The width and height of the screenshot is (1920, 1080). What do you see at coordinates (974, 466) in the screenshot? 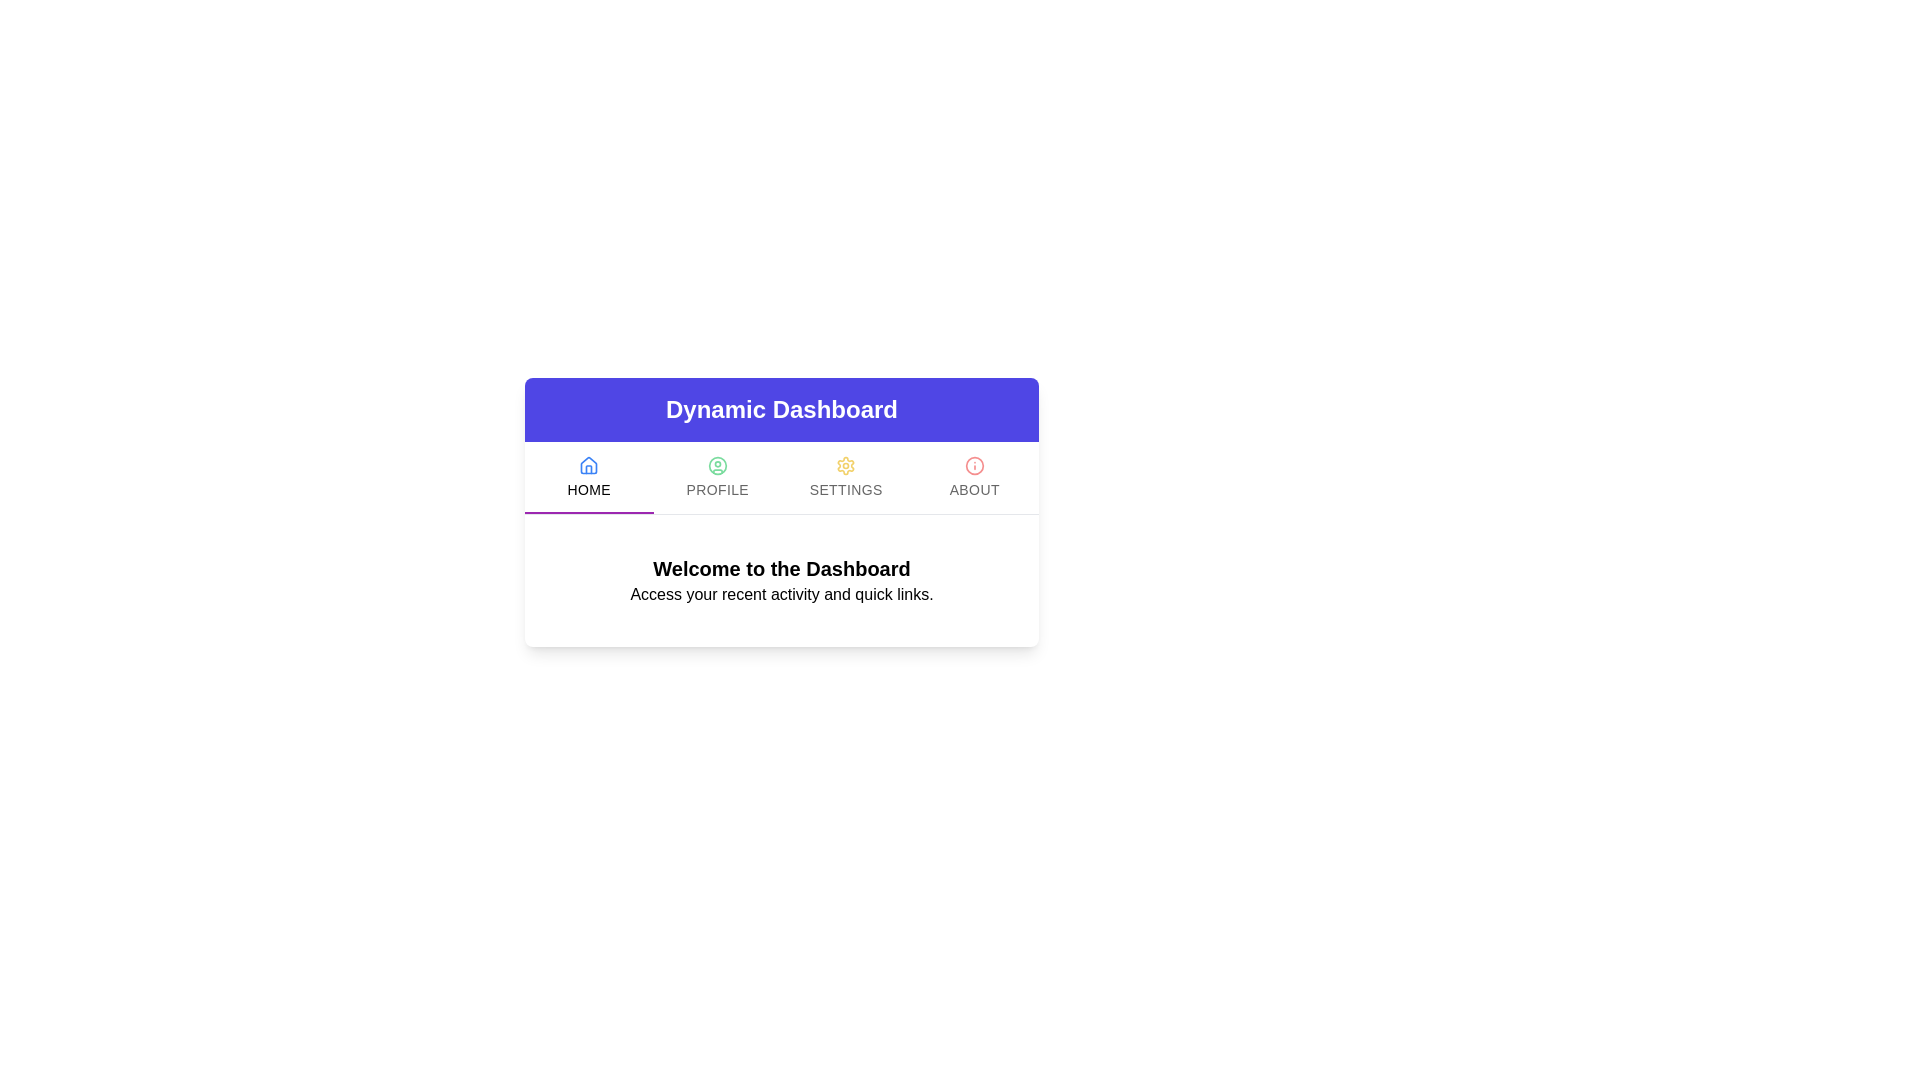
I see `the circular graphical component that represents the 'ABOUT' tab in the navigation menu, located at the top center of the dashboard` at bounding box center [974, 466].